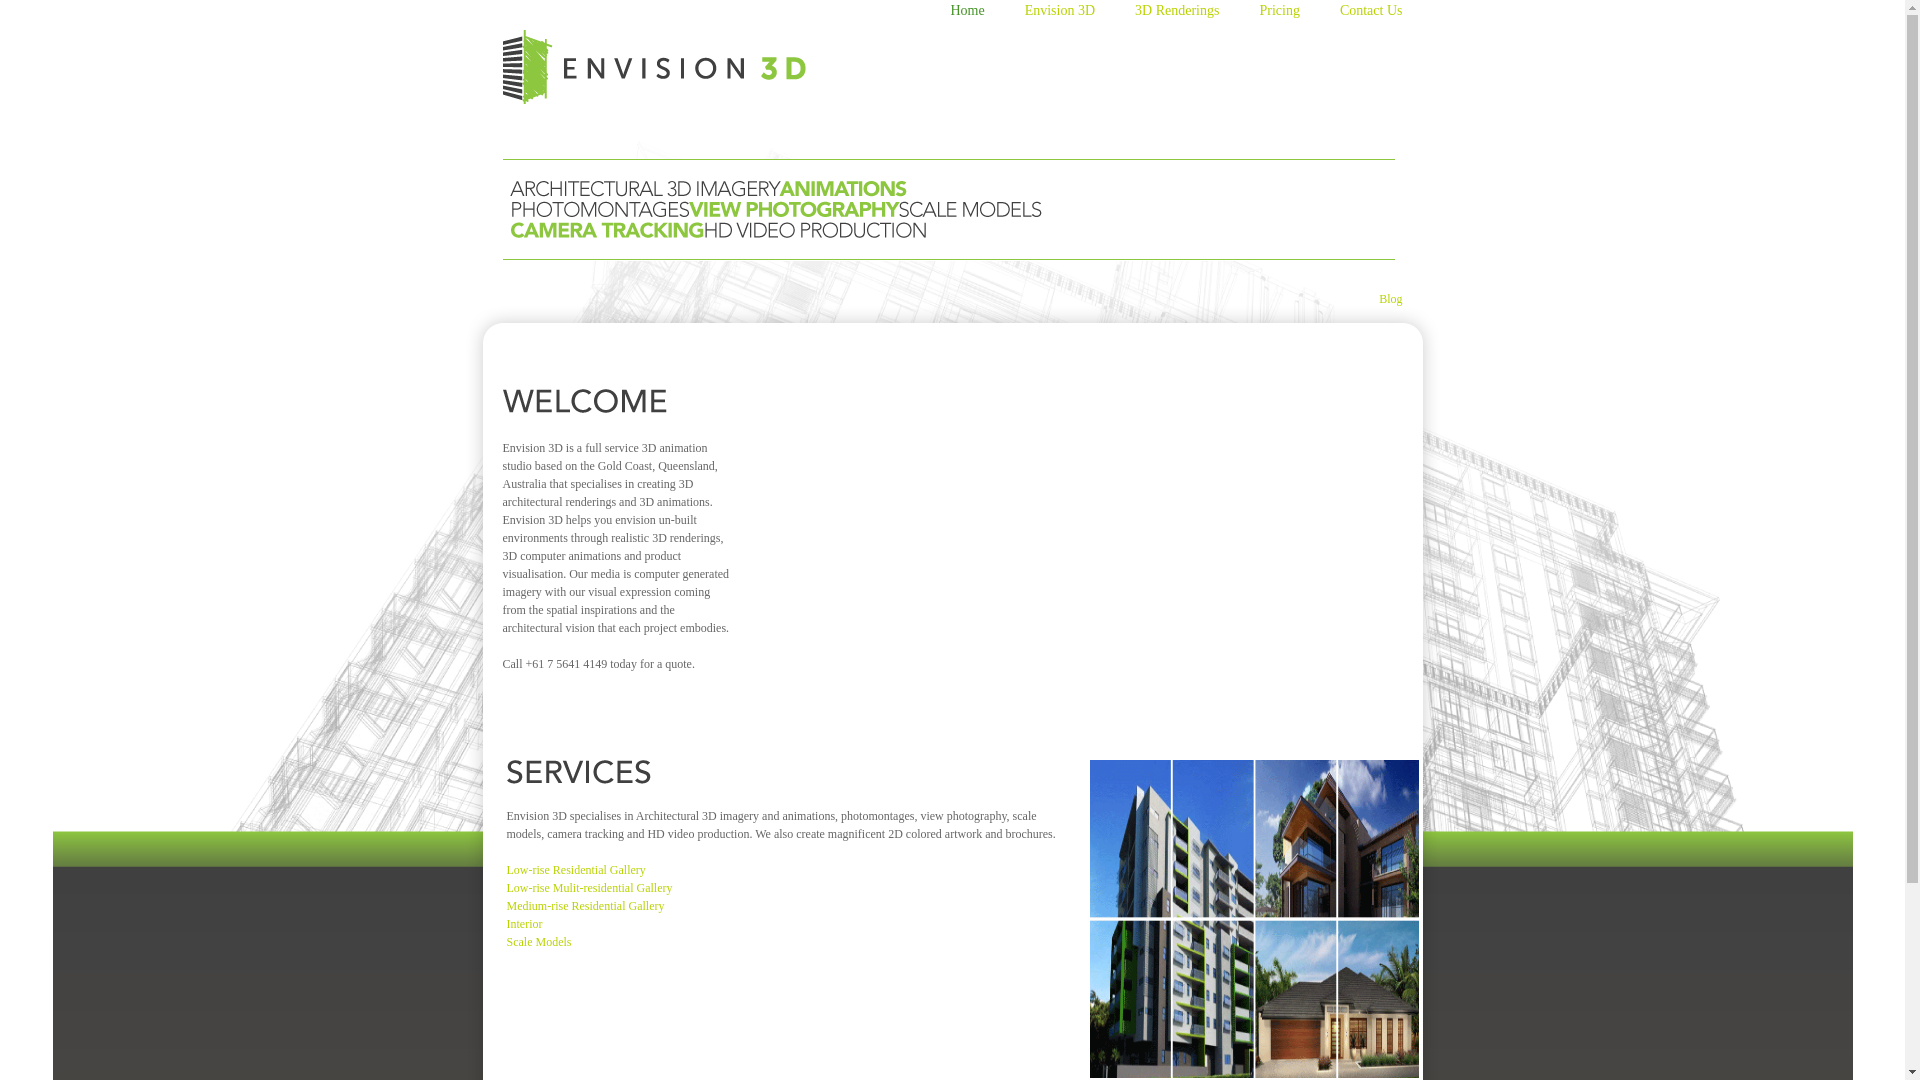 This screenshot has width=1920, height=1080. Describe the element at coordinates (1289, 13) in the screenshot. I see `'Pricing'` at that location.